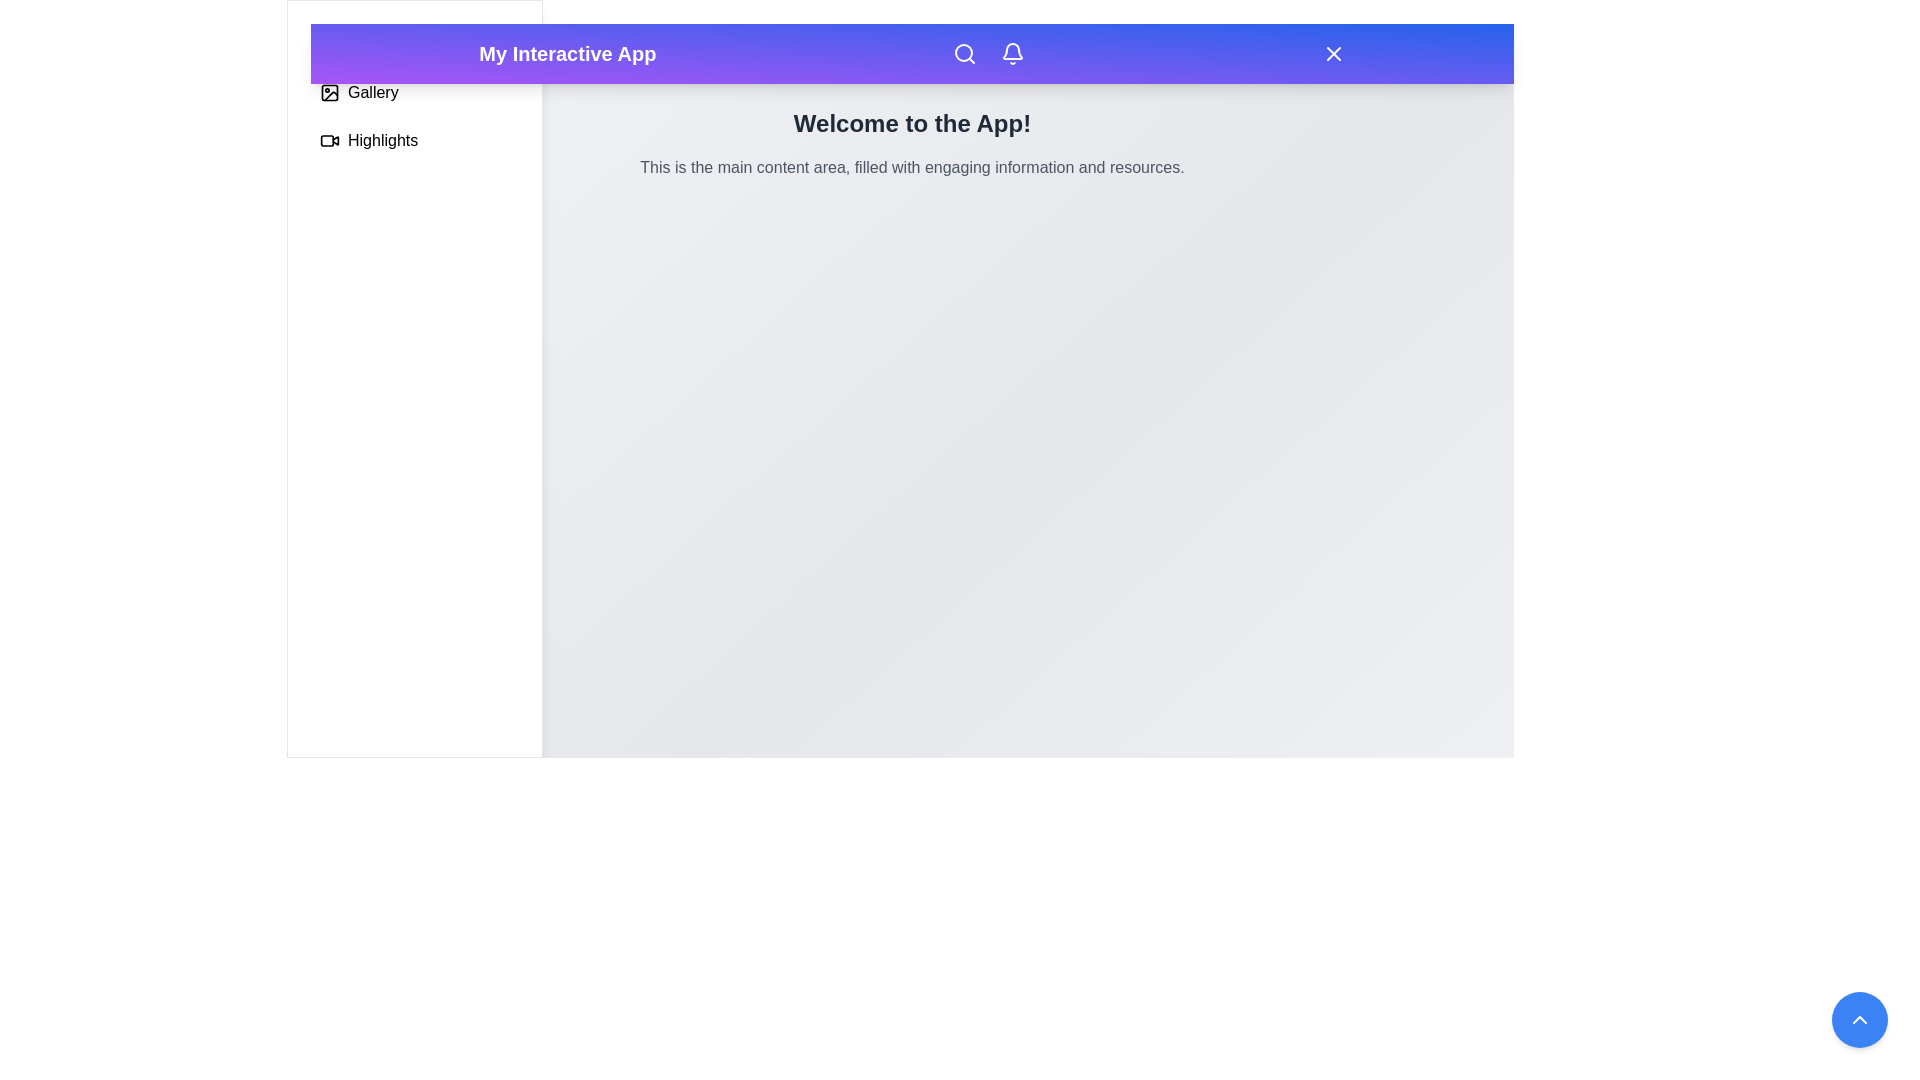 The width and height of the screenshot is (1920, 1080). What do you see at coordinates (373, 92) in the screenshot?
I see `the 'Gallery' text label in the sidebar` at bounding box center [373, 92].